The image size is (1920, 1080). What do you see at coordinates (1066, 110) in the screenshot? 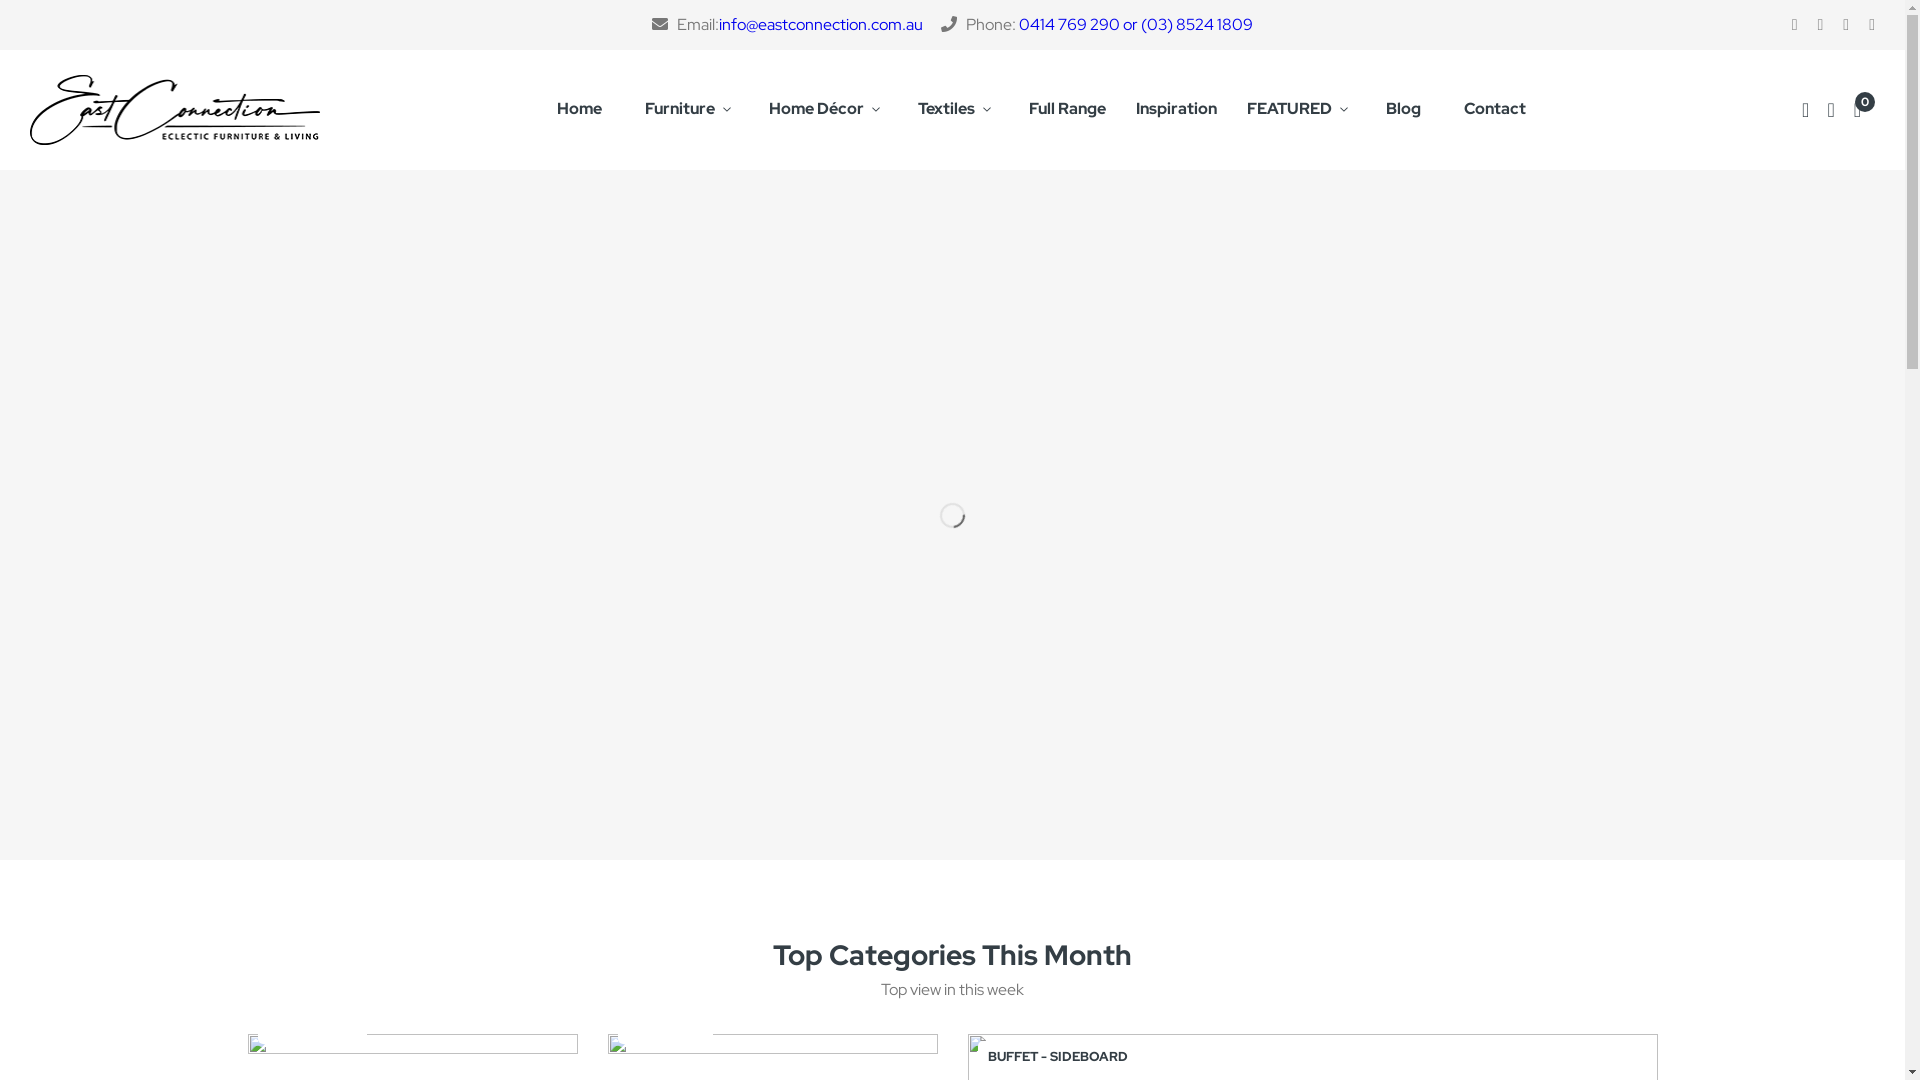
I see `'Full Range'` at bounding box center [1066, 110].